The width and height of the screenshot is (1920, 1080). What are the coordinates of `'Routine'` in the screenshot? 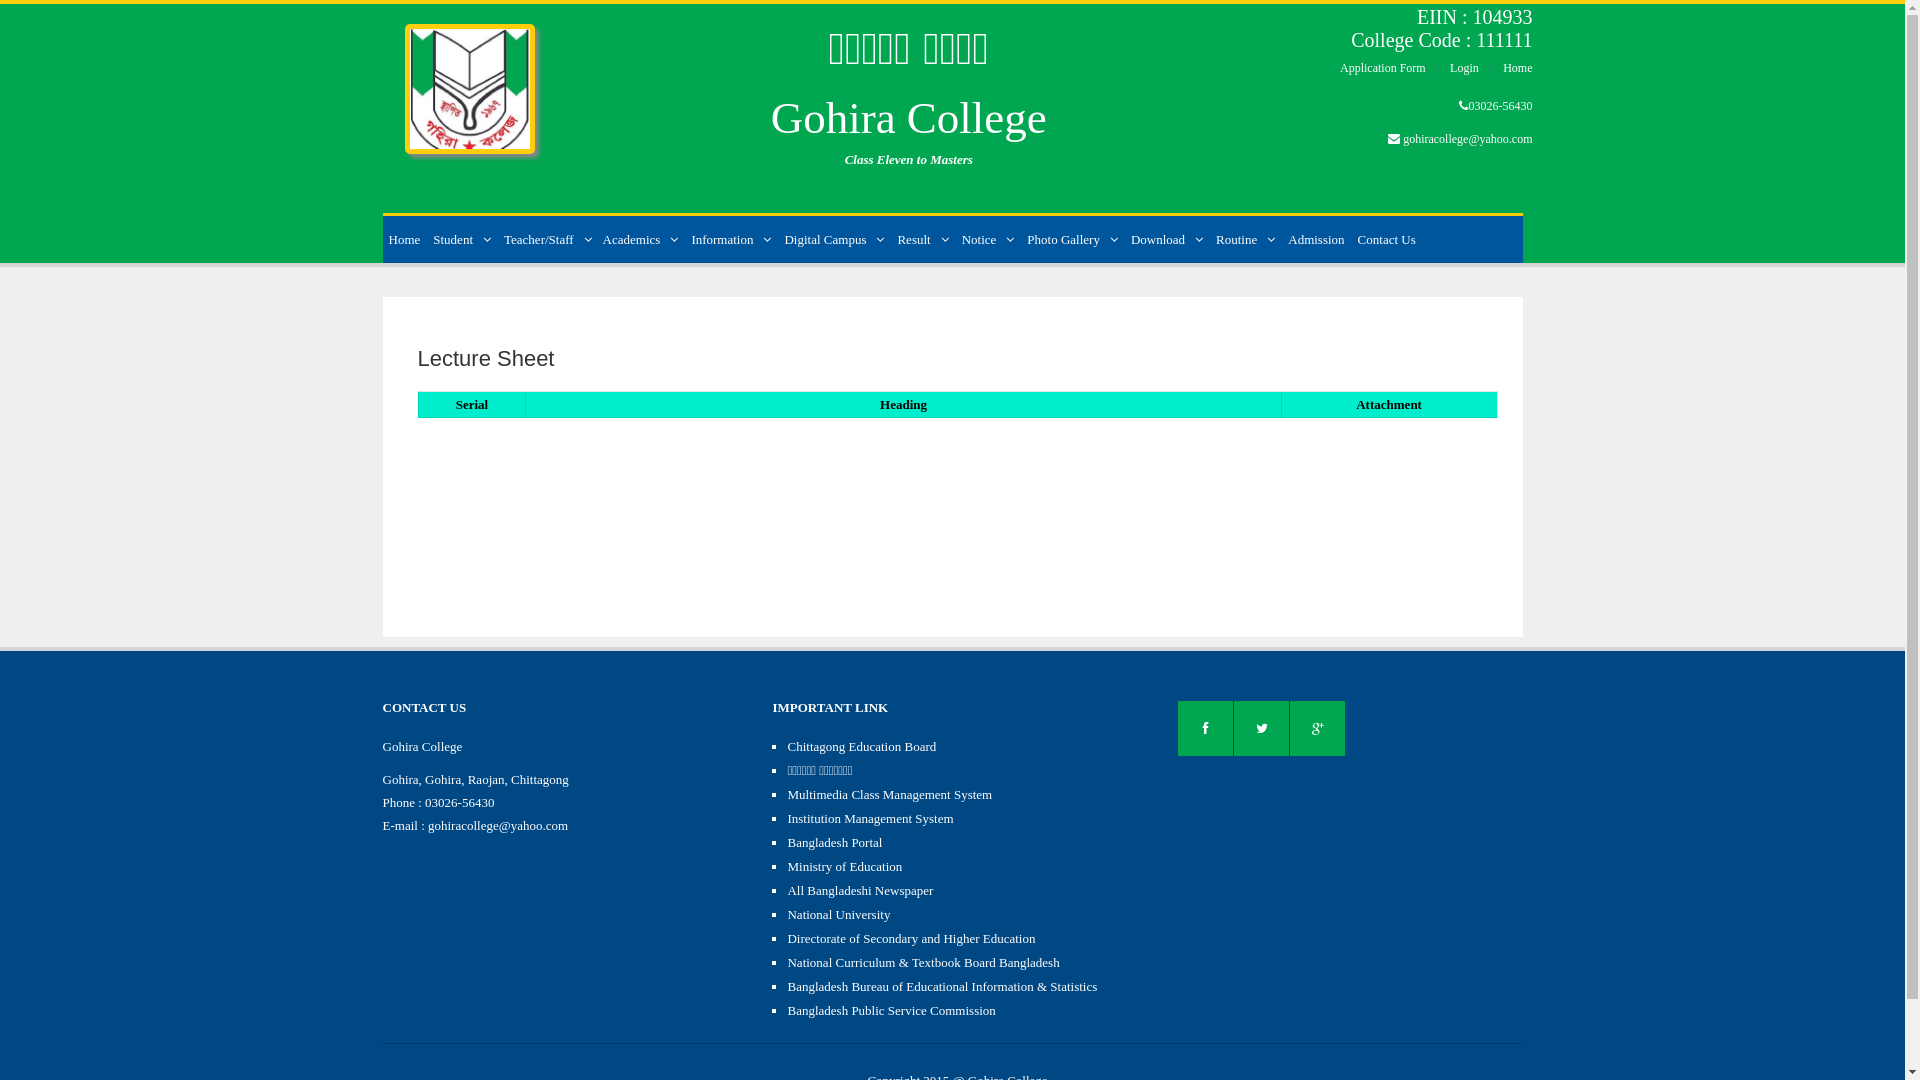 It's located at (1244, 238).